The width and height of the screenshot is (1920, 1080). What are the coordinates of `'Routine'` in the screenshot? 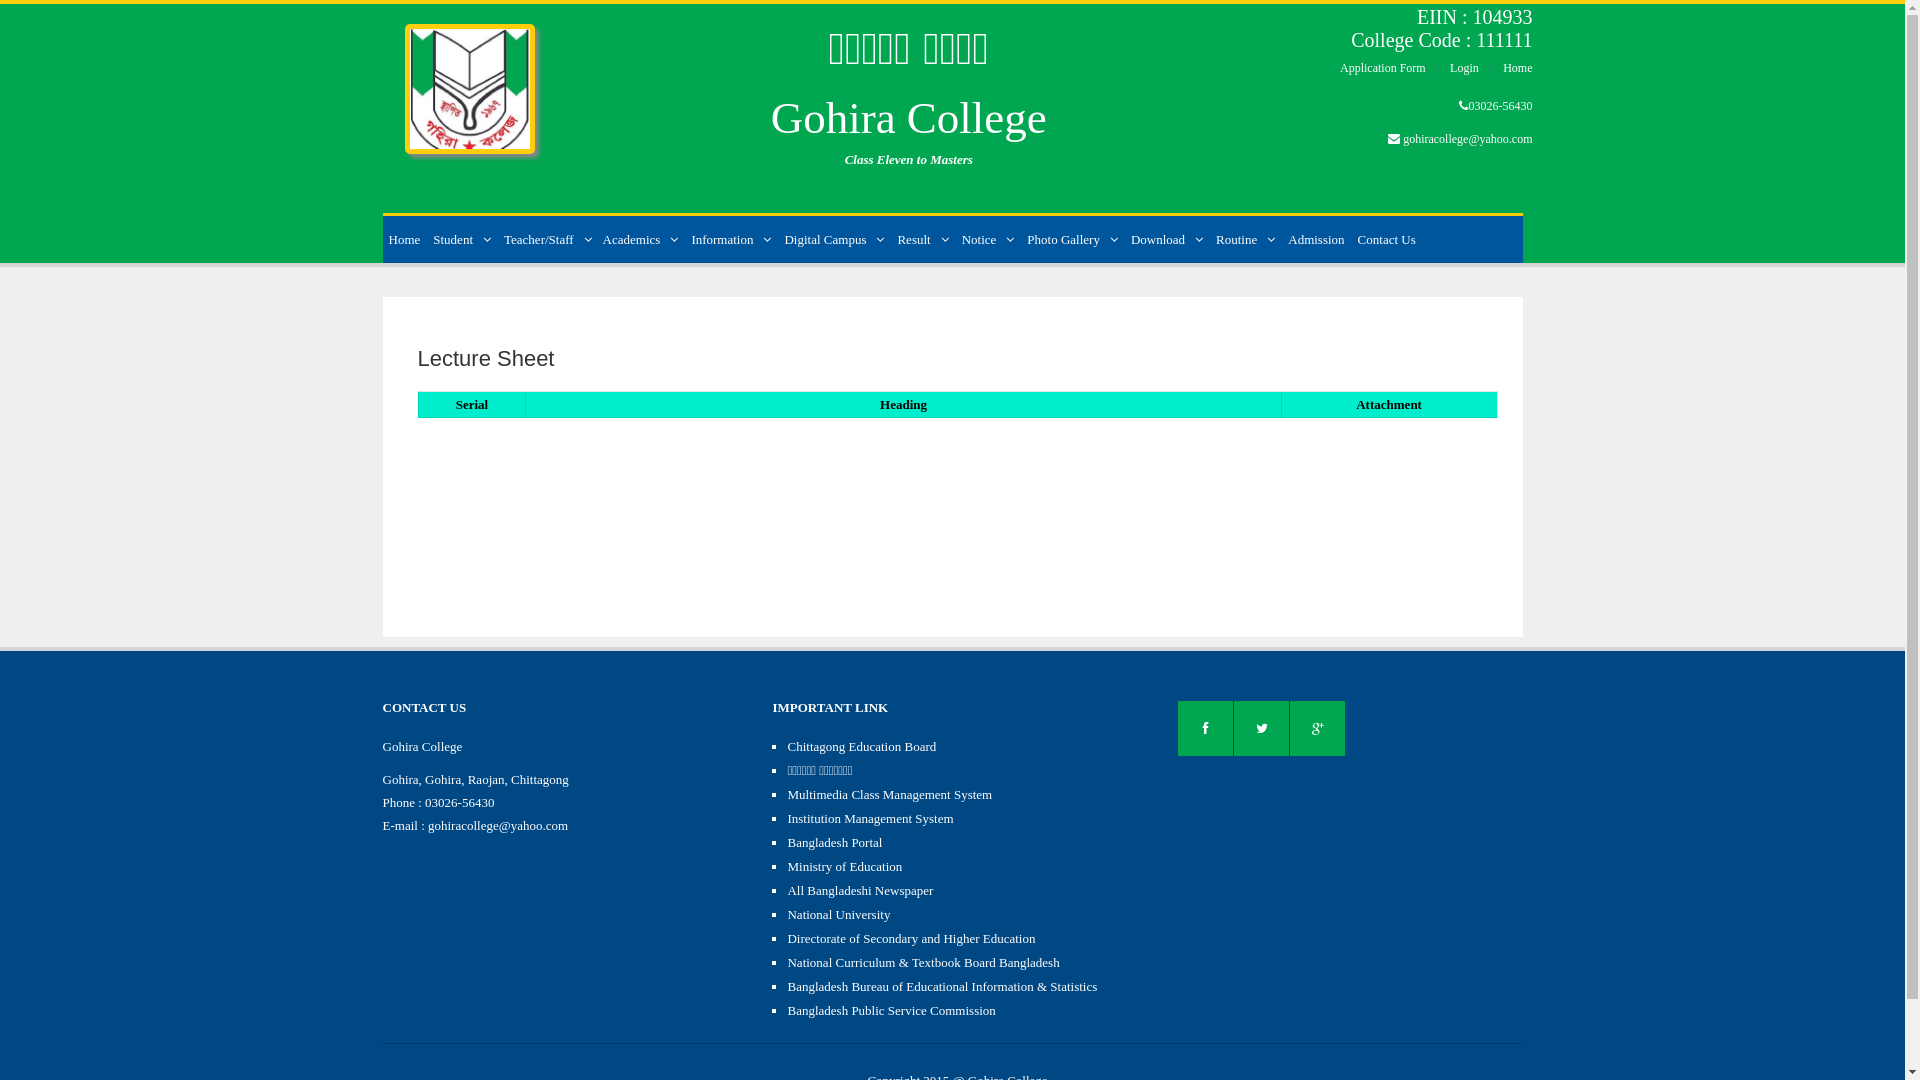 It's located at (1244, 238).